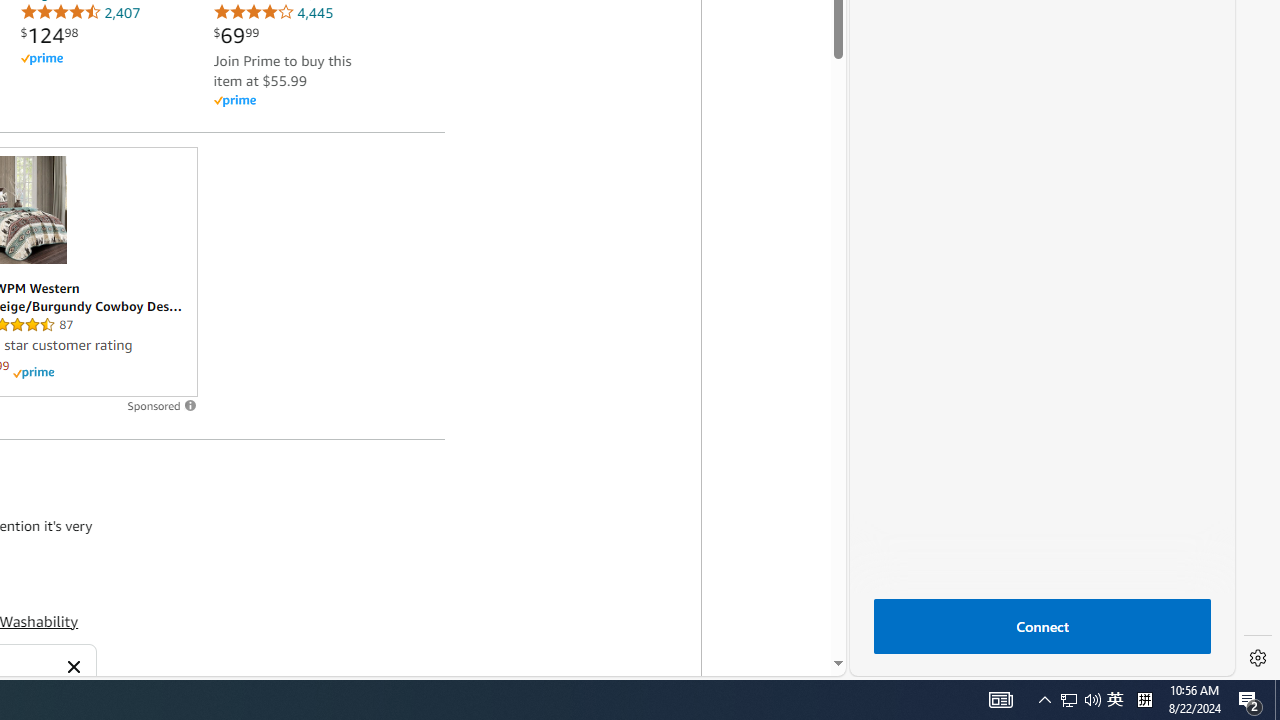 The image size is (1280, 720). I want to click on 'Amazon Prime', so click(292, 100).